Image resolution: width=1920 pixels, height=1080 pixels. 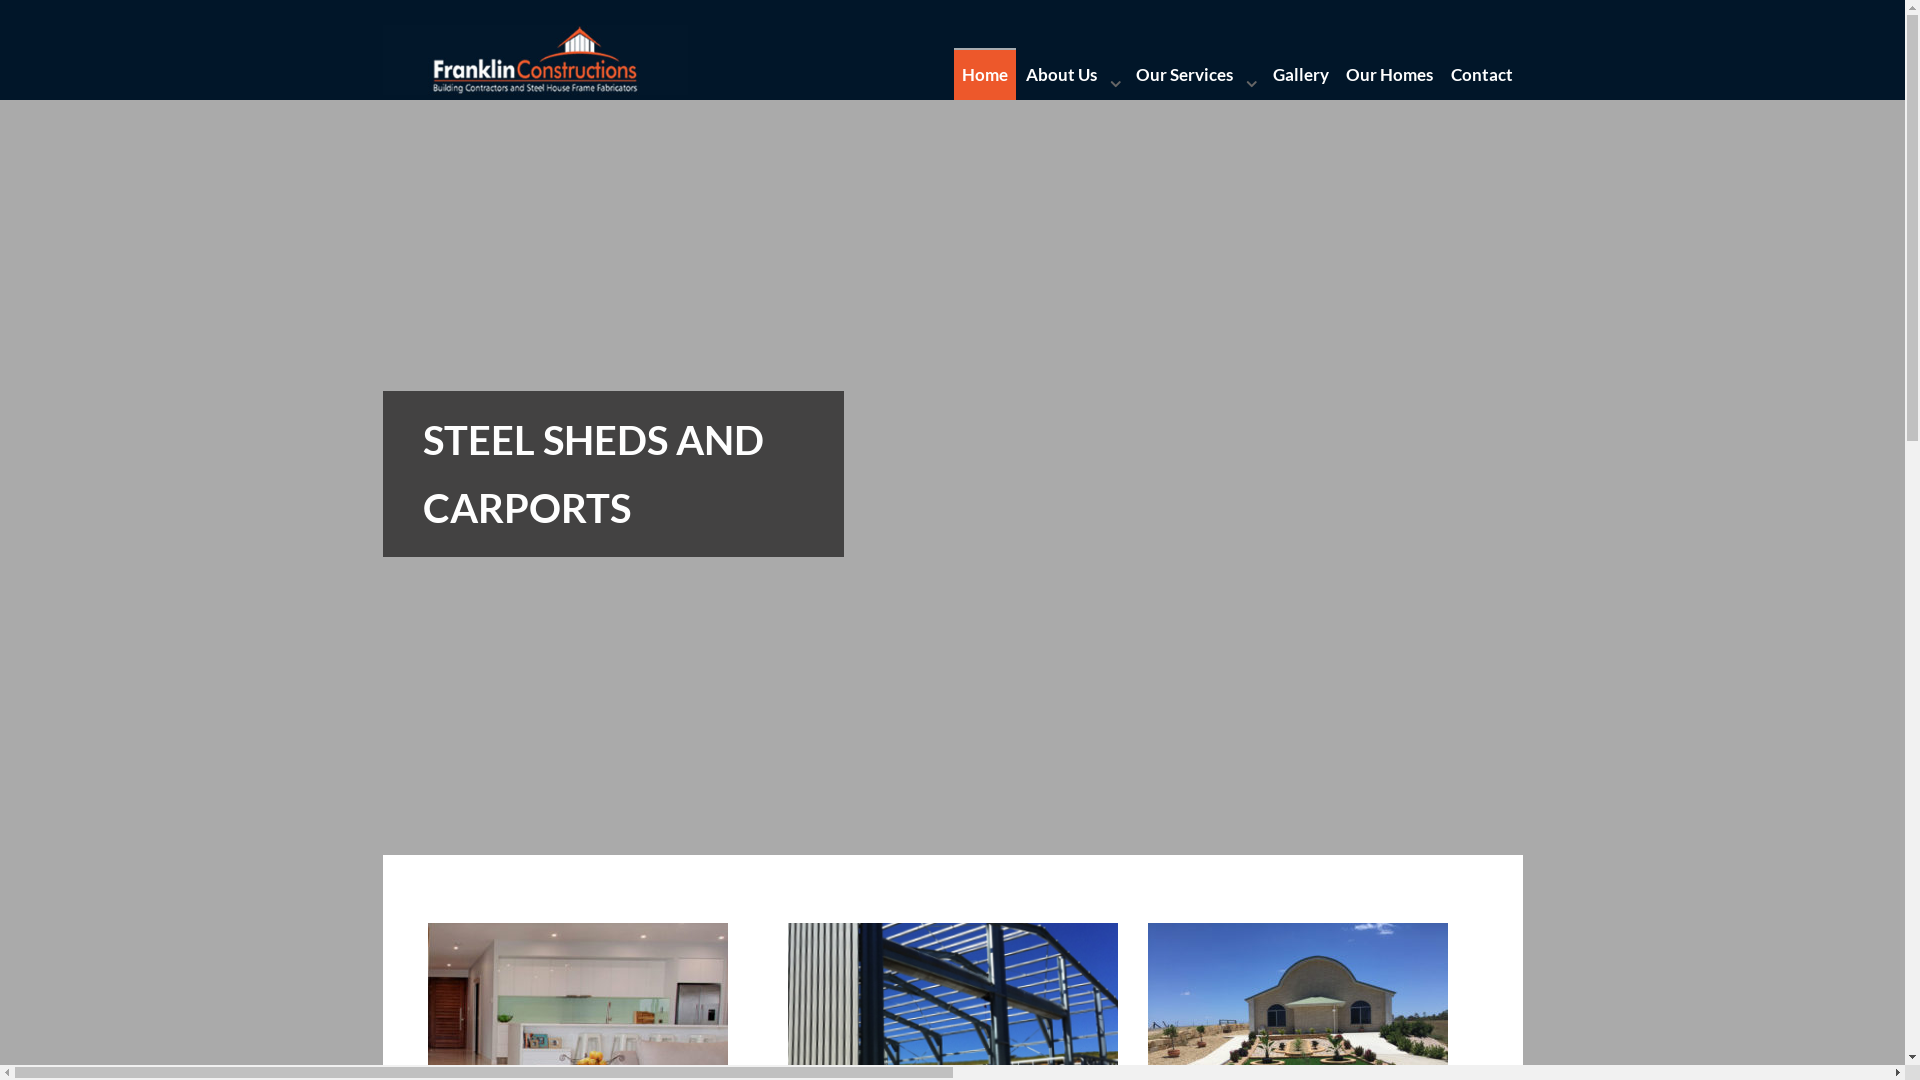 What do you see at coordinates (1389, 73) in the screenshot?
I see `'Our Homes'` at bounding box center [1389, 73].